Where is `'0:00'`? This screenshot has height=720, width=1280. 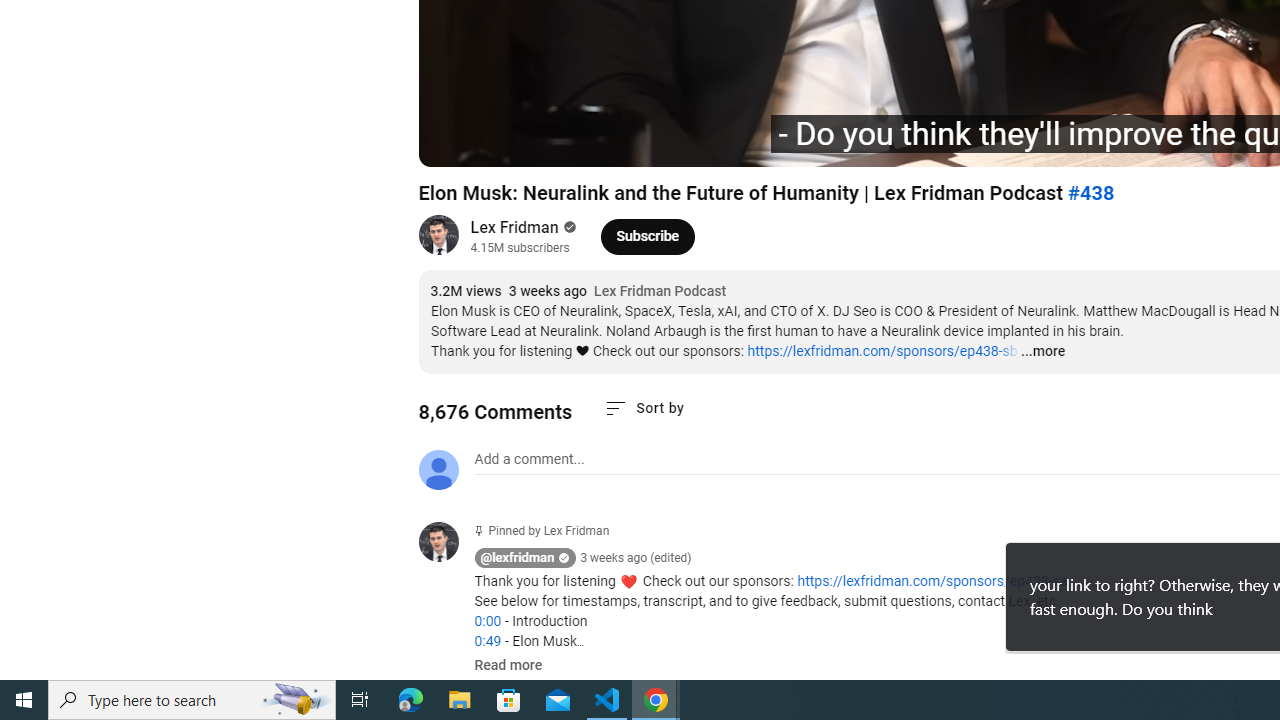 '0:00' is located at coordinates (487, 620).